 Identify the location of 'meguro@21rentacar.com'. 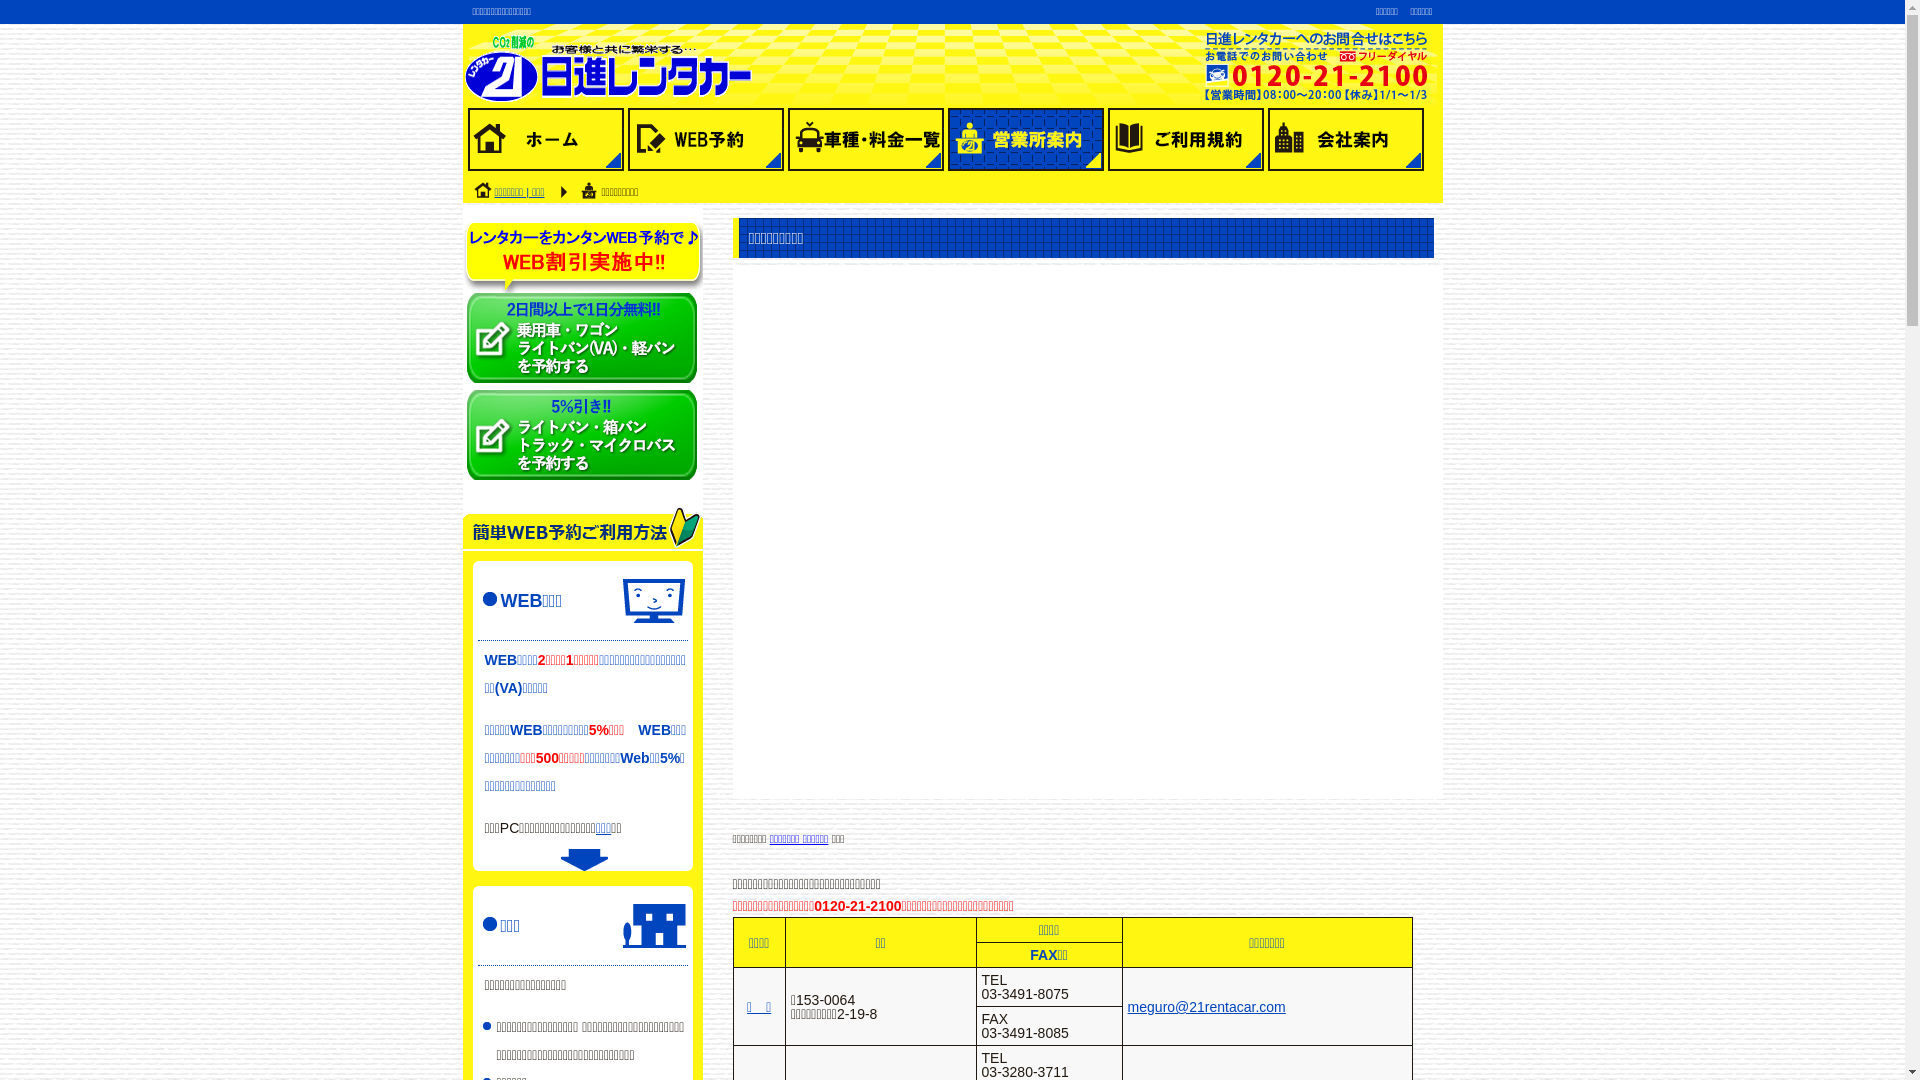
(1205, 1006).